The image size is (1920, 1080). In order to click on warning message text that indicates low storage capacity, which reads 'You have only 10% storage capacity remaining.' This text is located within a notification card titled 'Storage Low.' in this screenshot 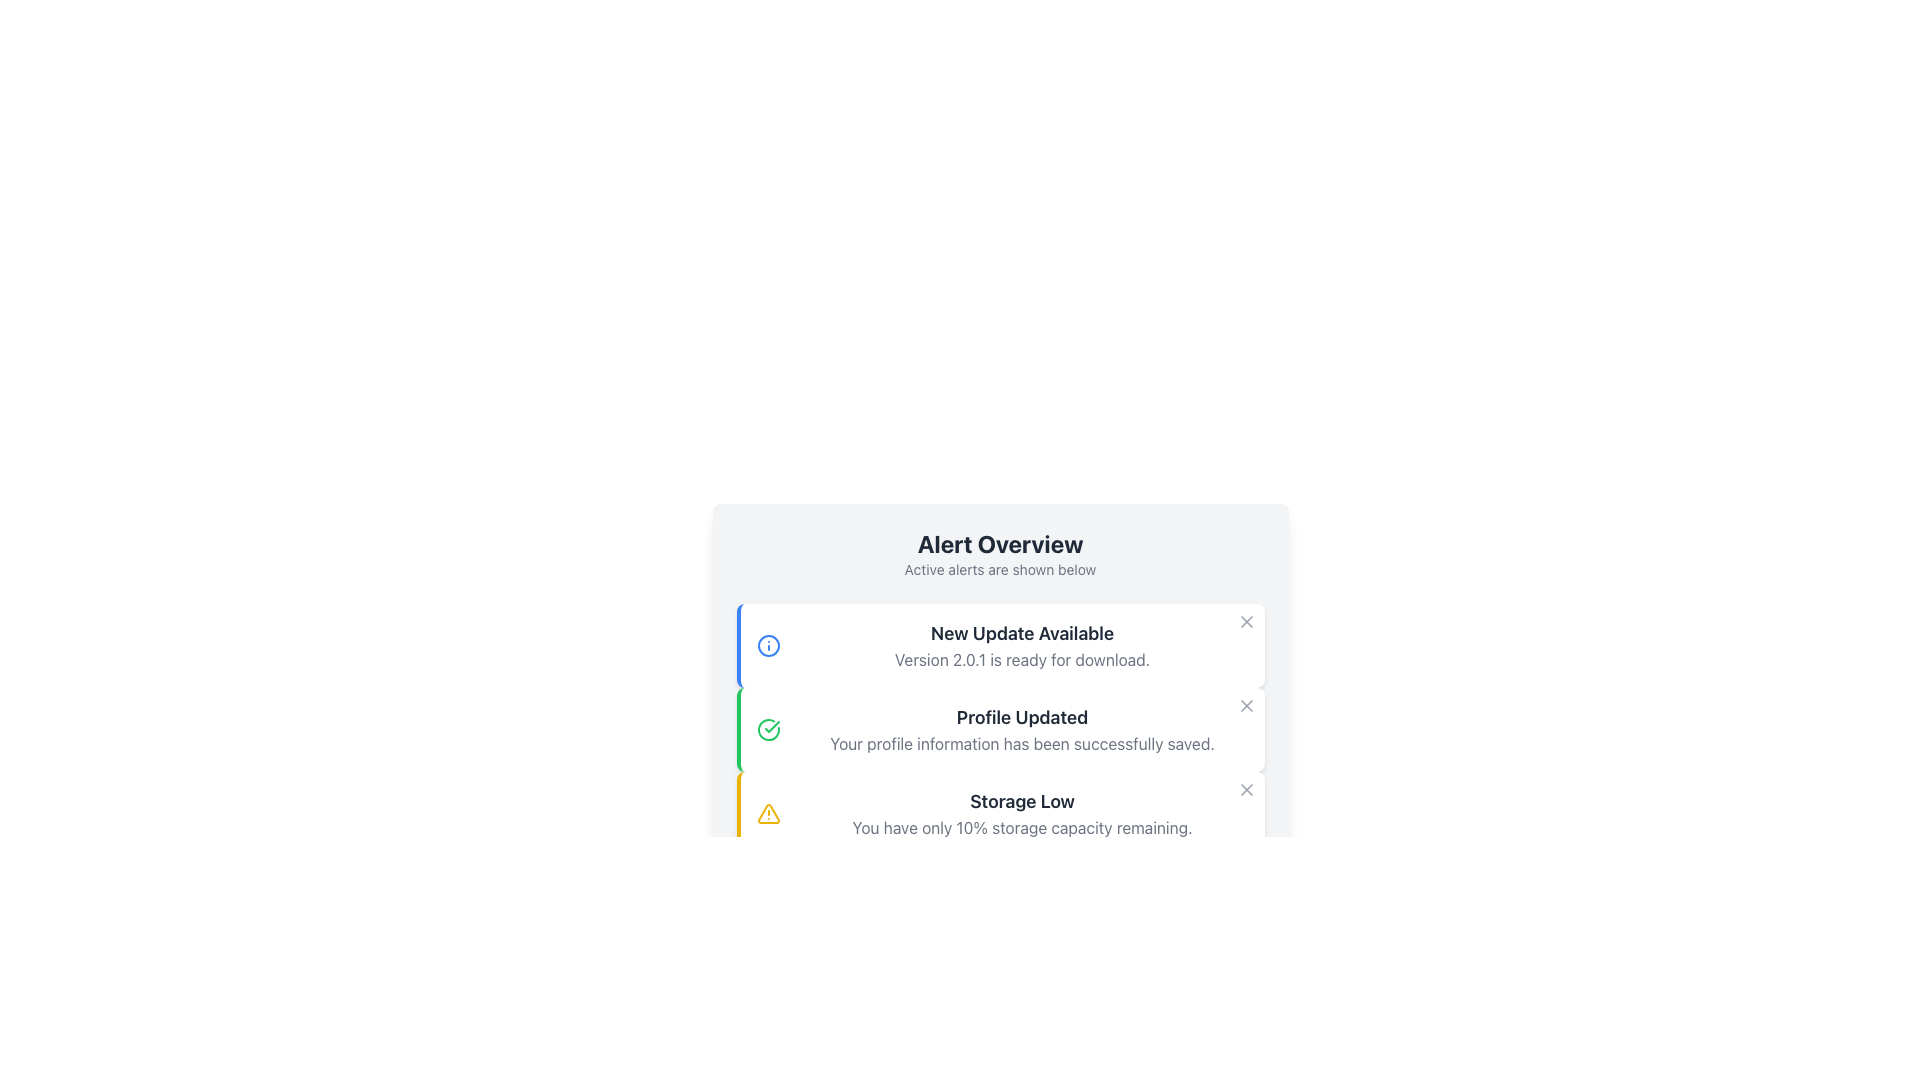, I will do `click(1022, 828)`.